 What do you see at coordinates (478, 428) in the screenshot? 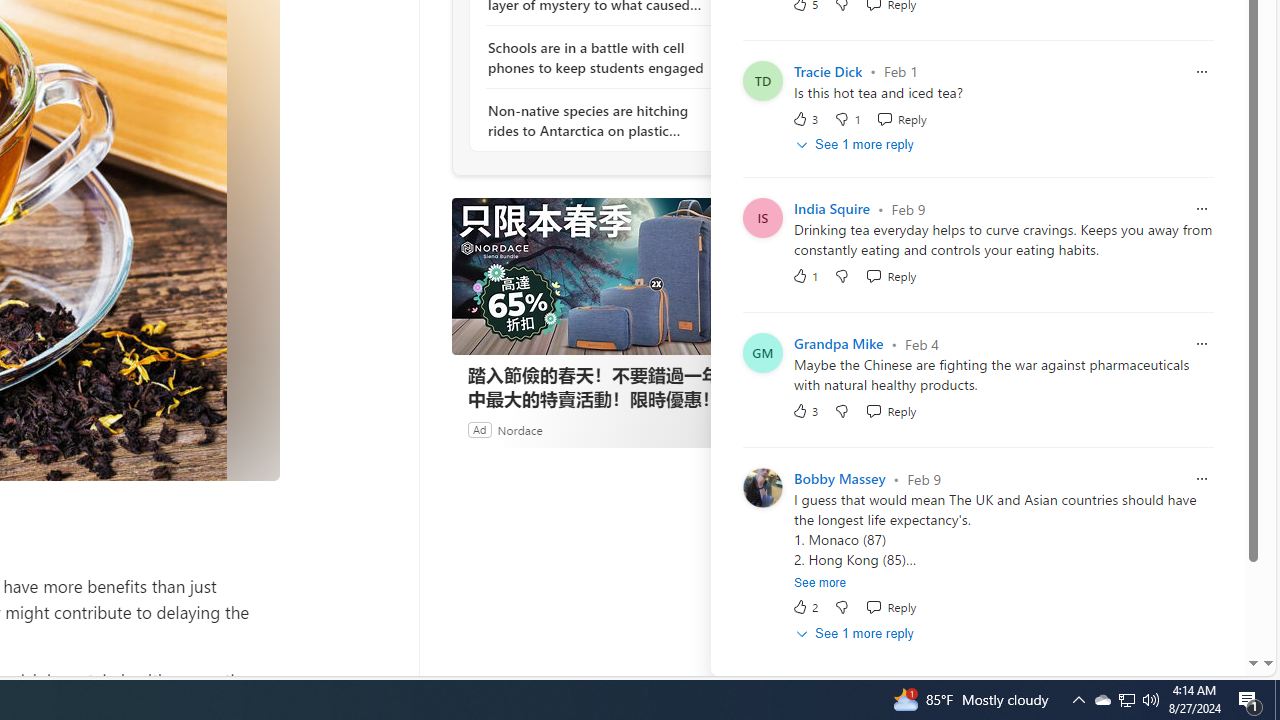
I see `'Ad'` at bounding box center [478, 428].